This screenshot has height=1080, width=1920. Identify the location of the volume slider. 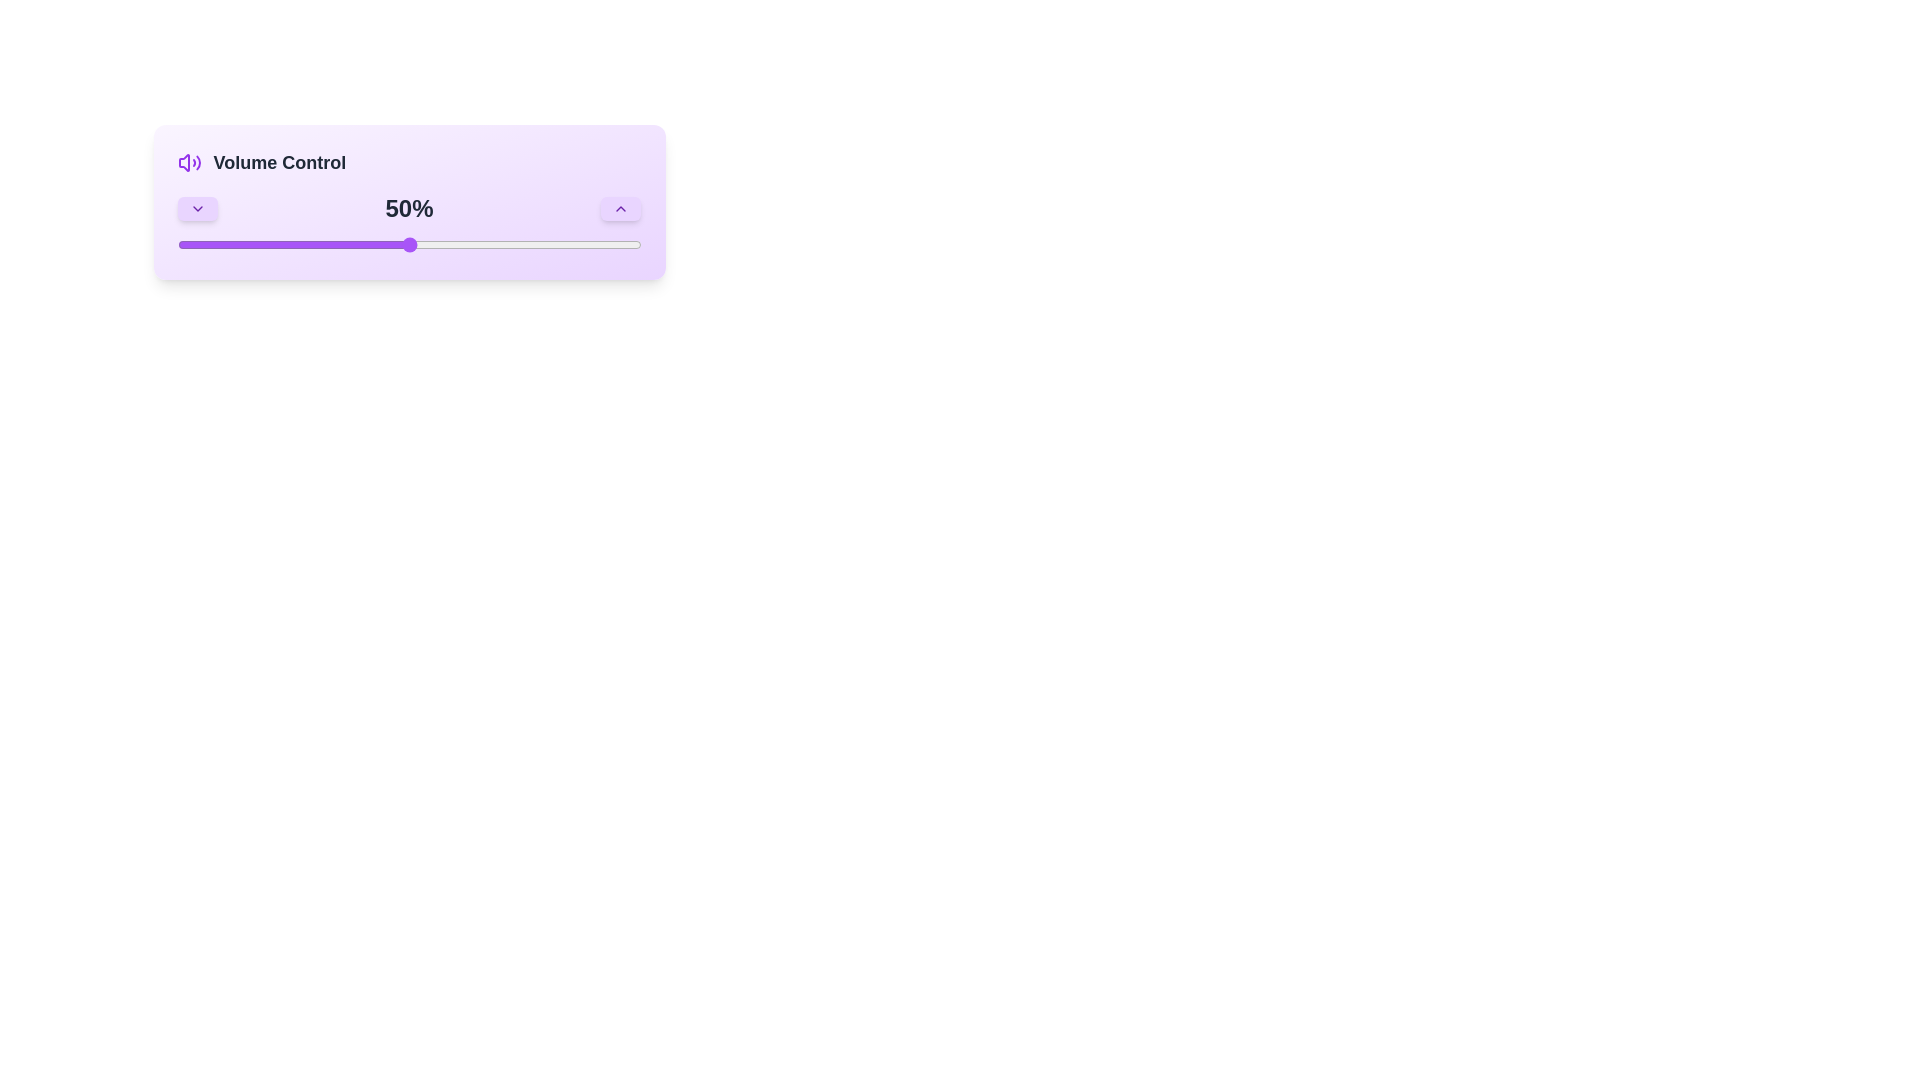
(191, 244).